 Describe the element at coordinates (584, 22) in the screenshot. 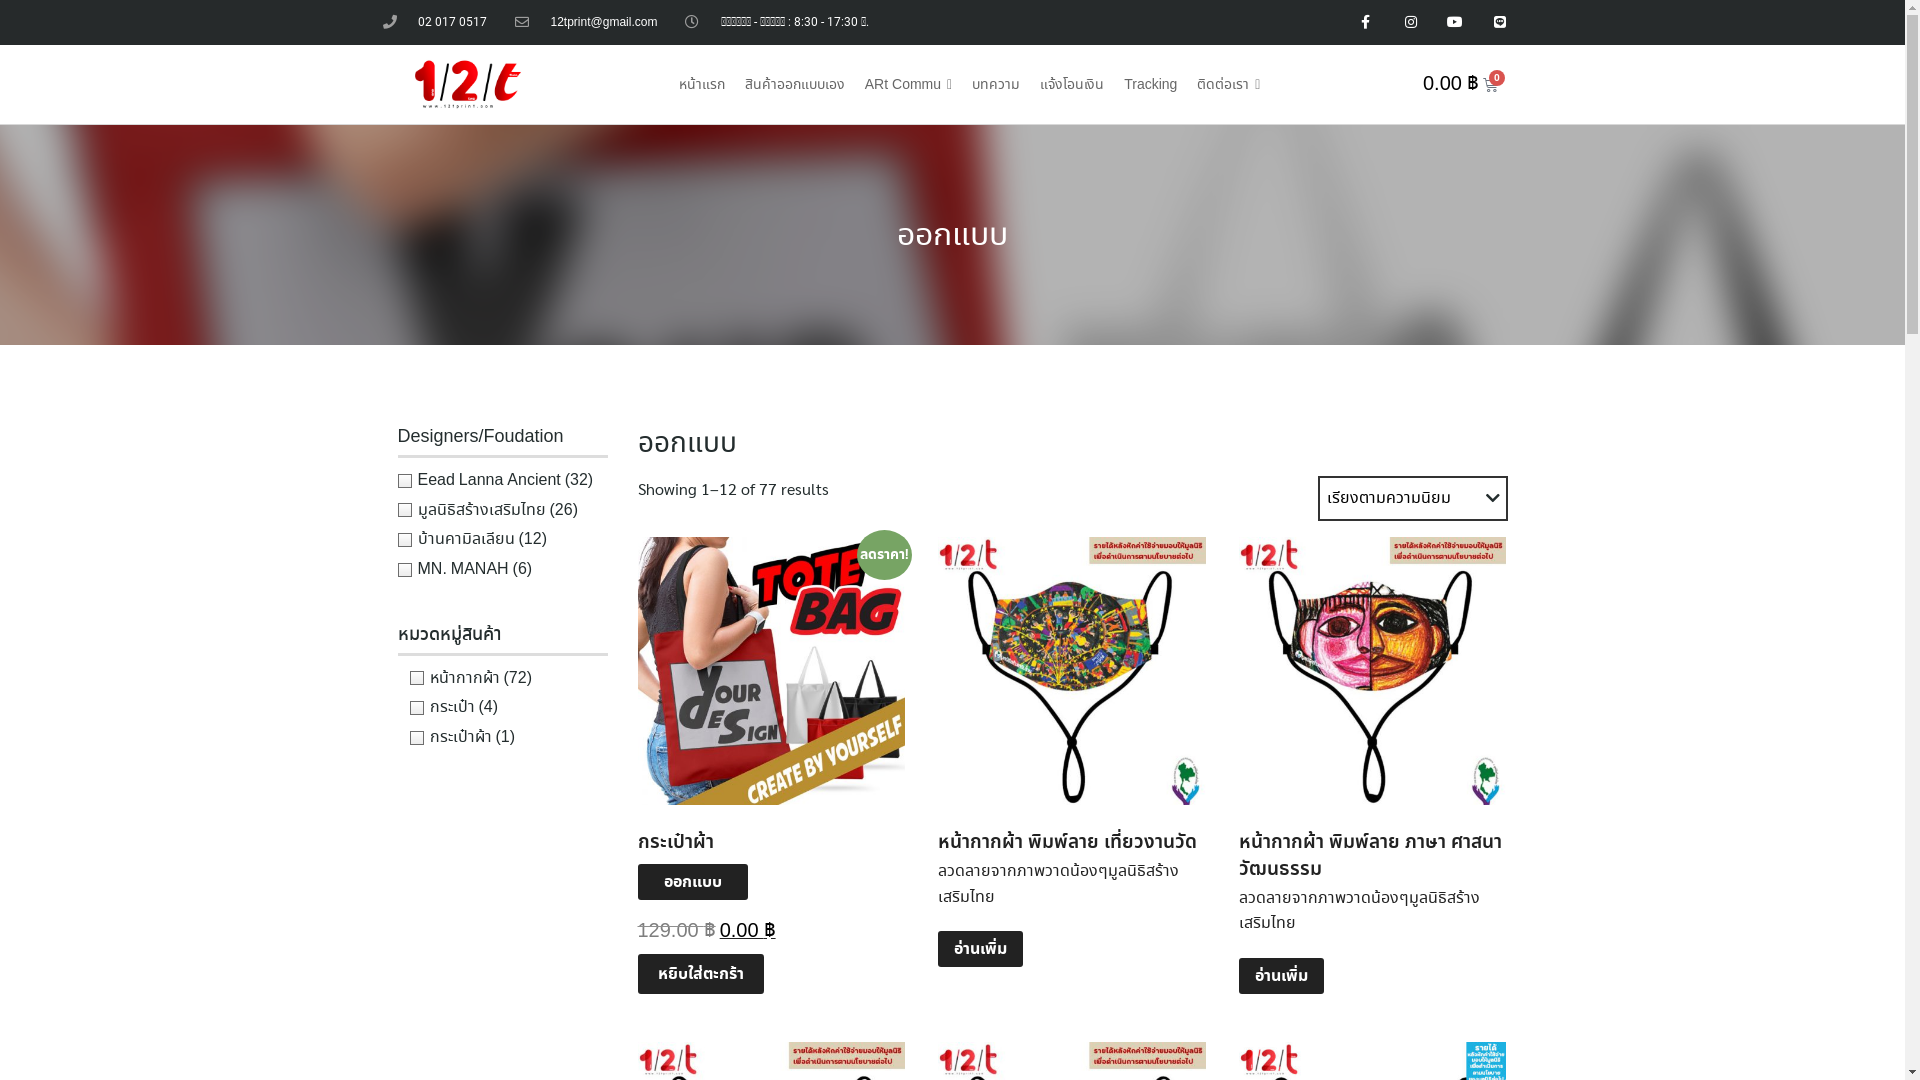

I see `'12tprint@gmail.com'` at that location.